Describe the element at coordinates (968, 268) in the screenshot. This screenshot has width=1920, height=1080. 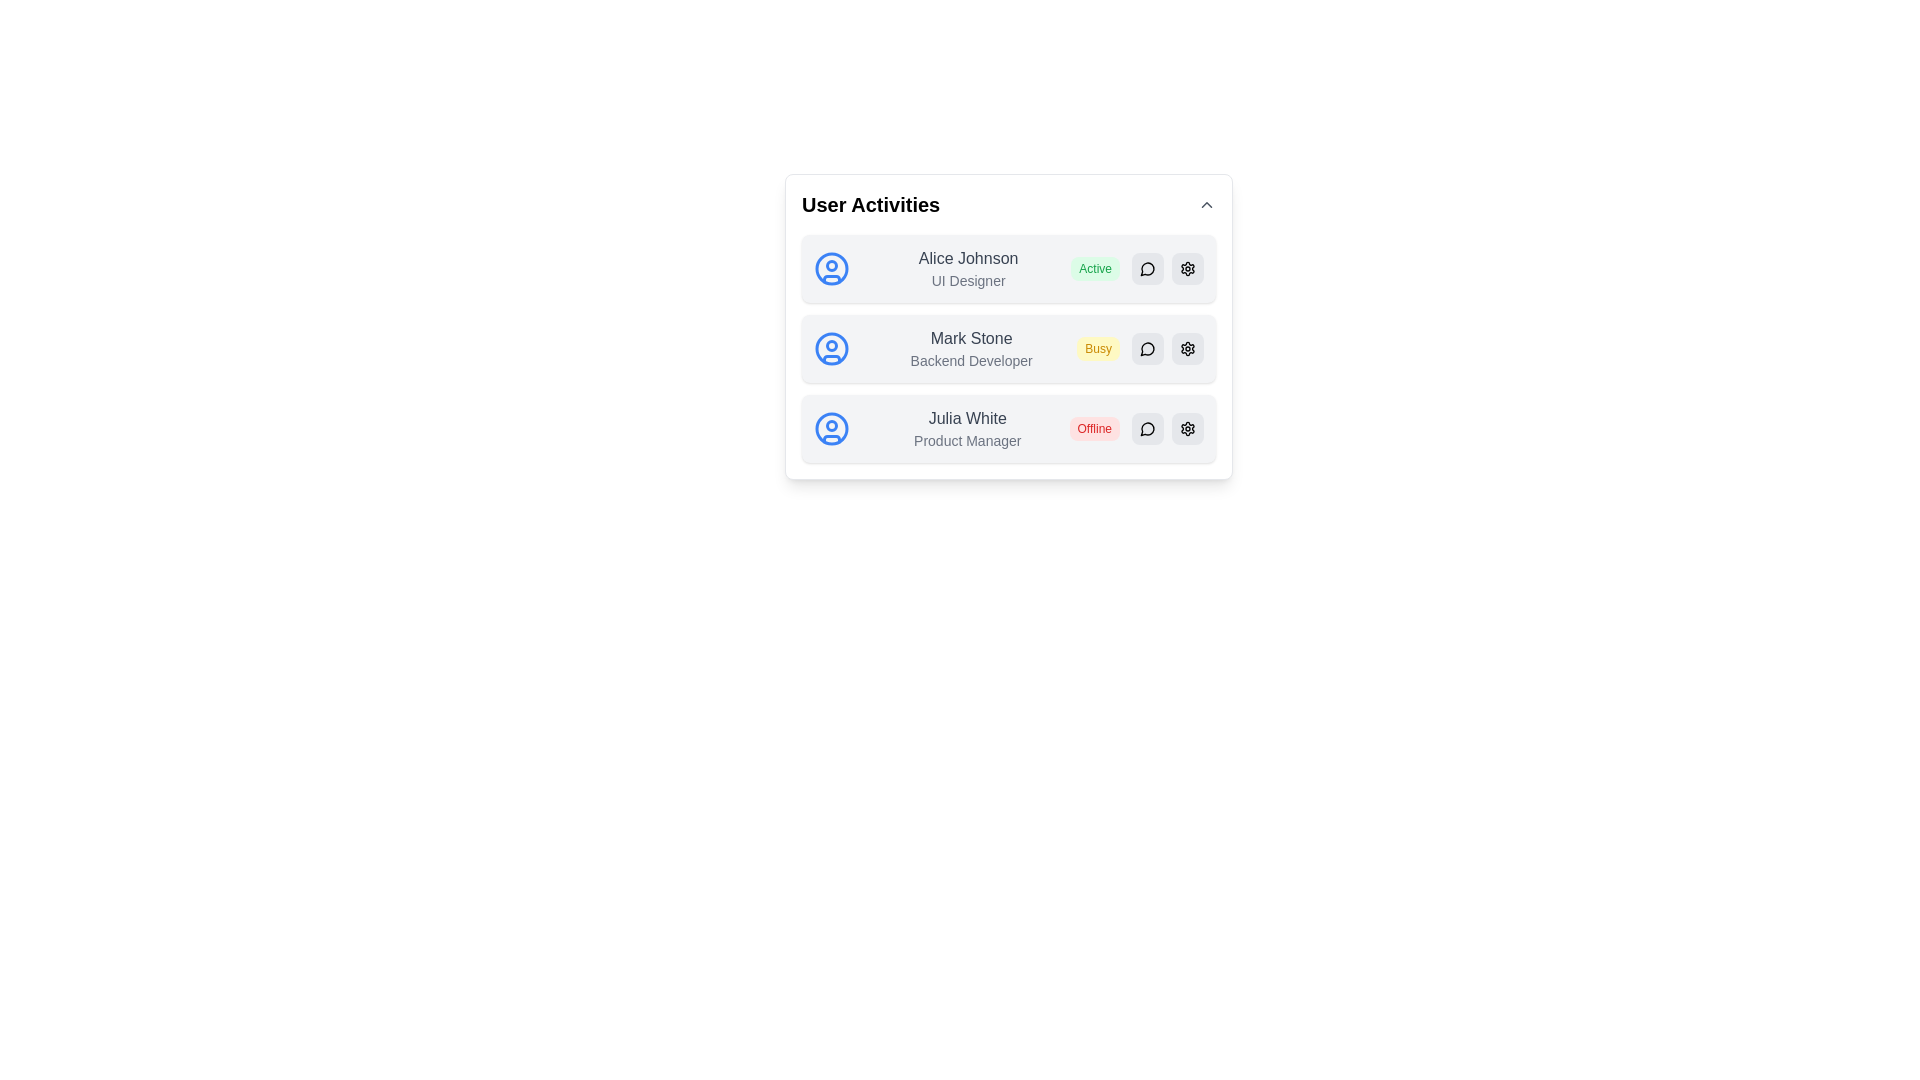
I see `the text block displaying 'Alice Johnson' with the designation 'UI Designer', located in the user activities list, positioned right of the blue user icon and left of the green 'Active' status label` at that location.